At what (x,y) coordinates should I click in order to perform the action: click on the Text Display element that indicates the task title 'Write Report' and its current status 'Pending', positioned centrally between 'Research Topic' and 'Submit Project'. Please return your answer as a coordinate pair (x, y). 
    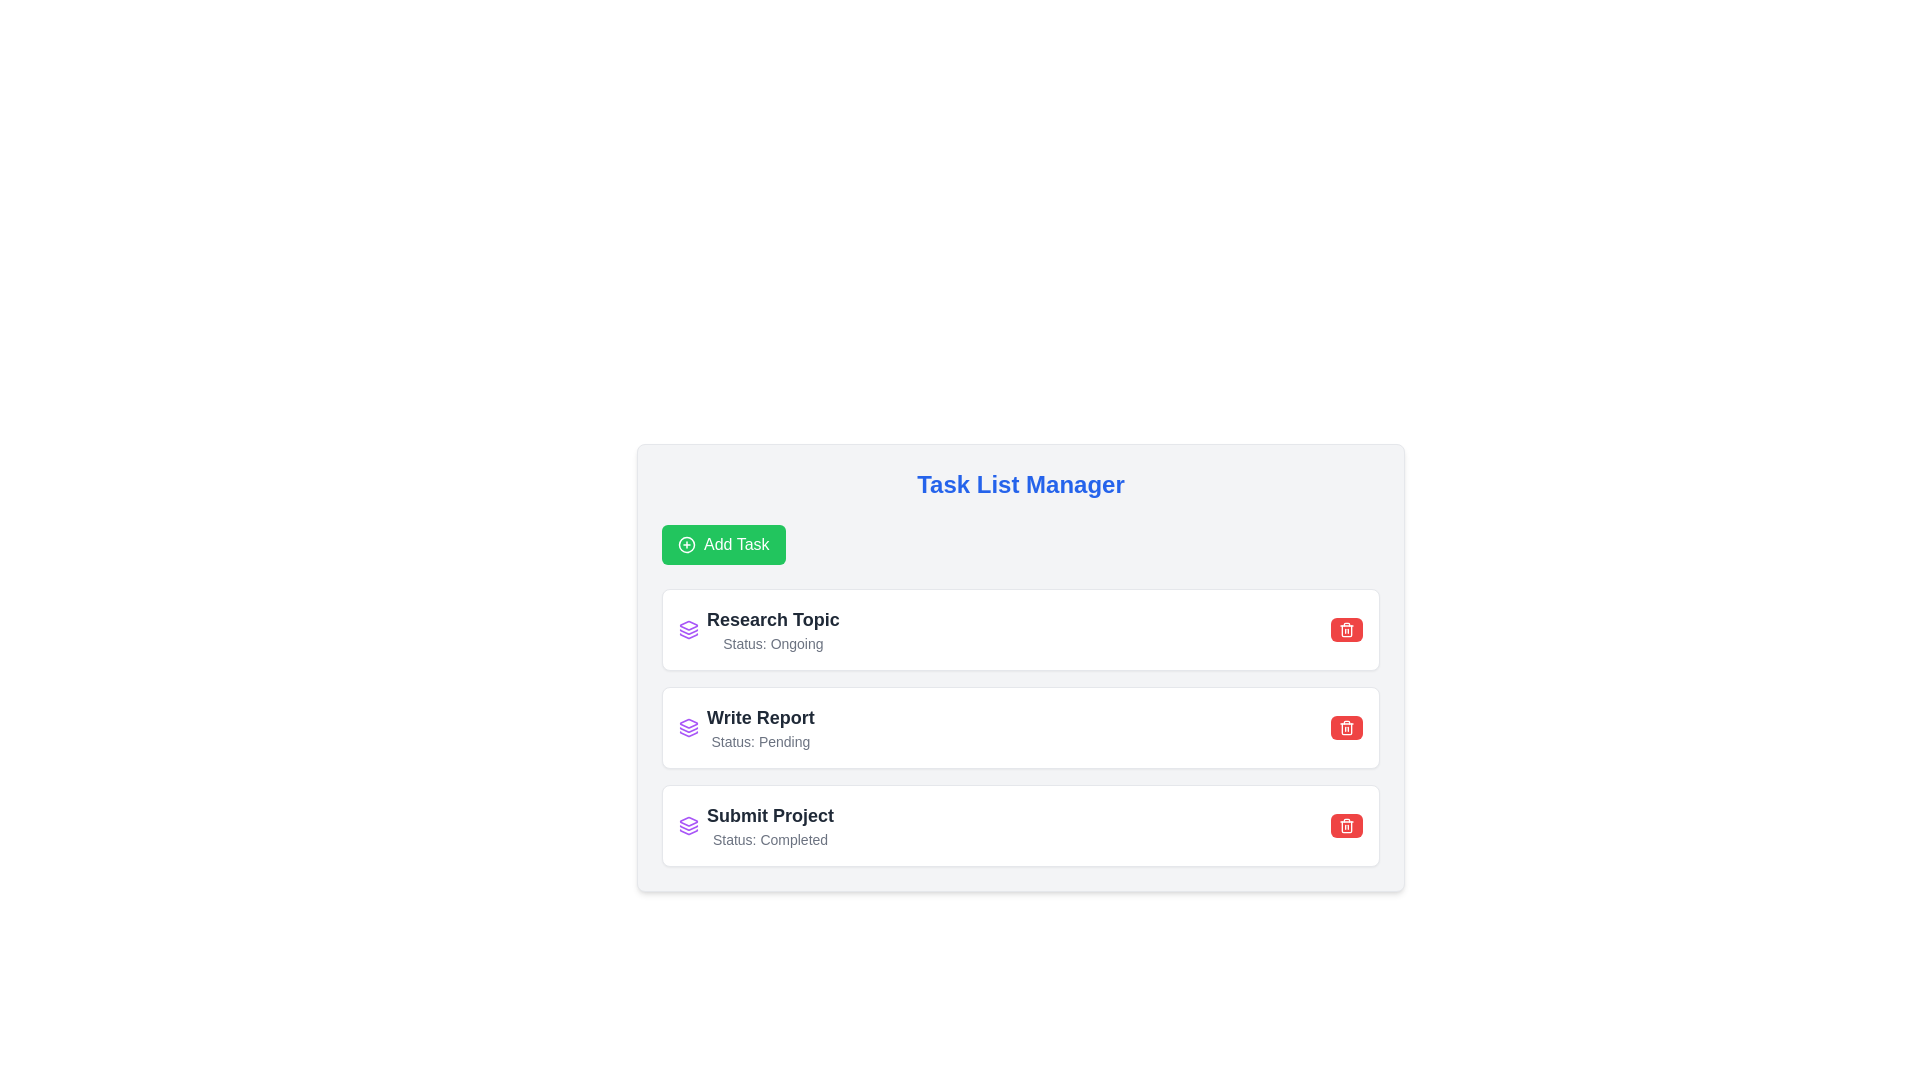
    Looking at the image, I should click on (759, 728).